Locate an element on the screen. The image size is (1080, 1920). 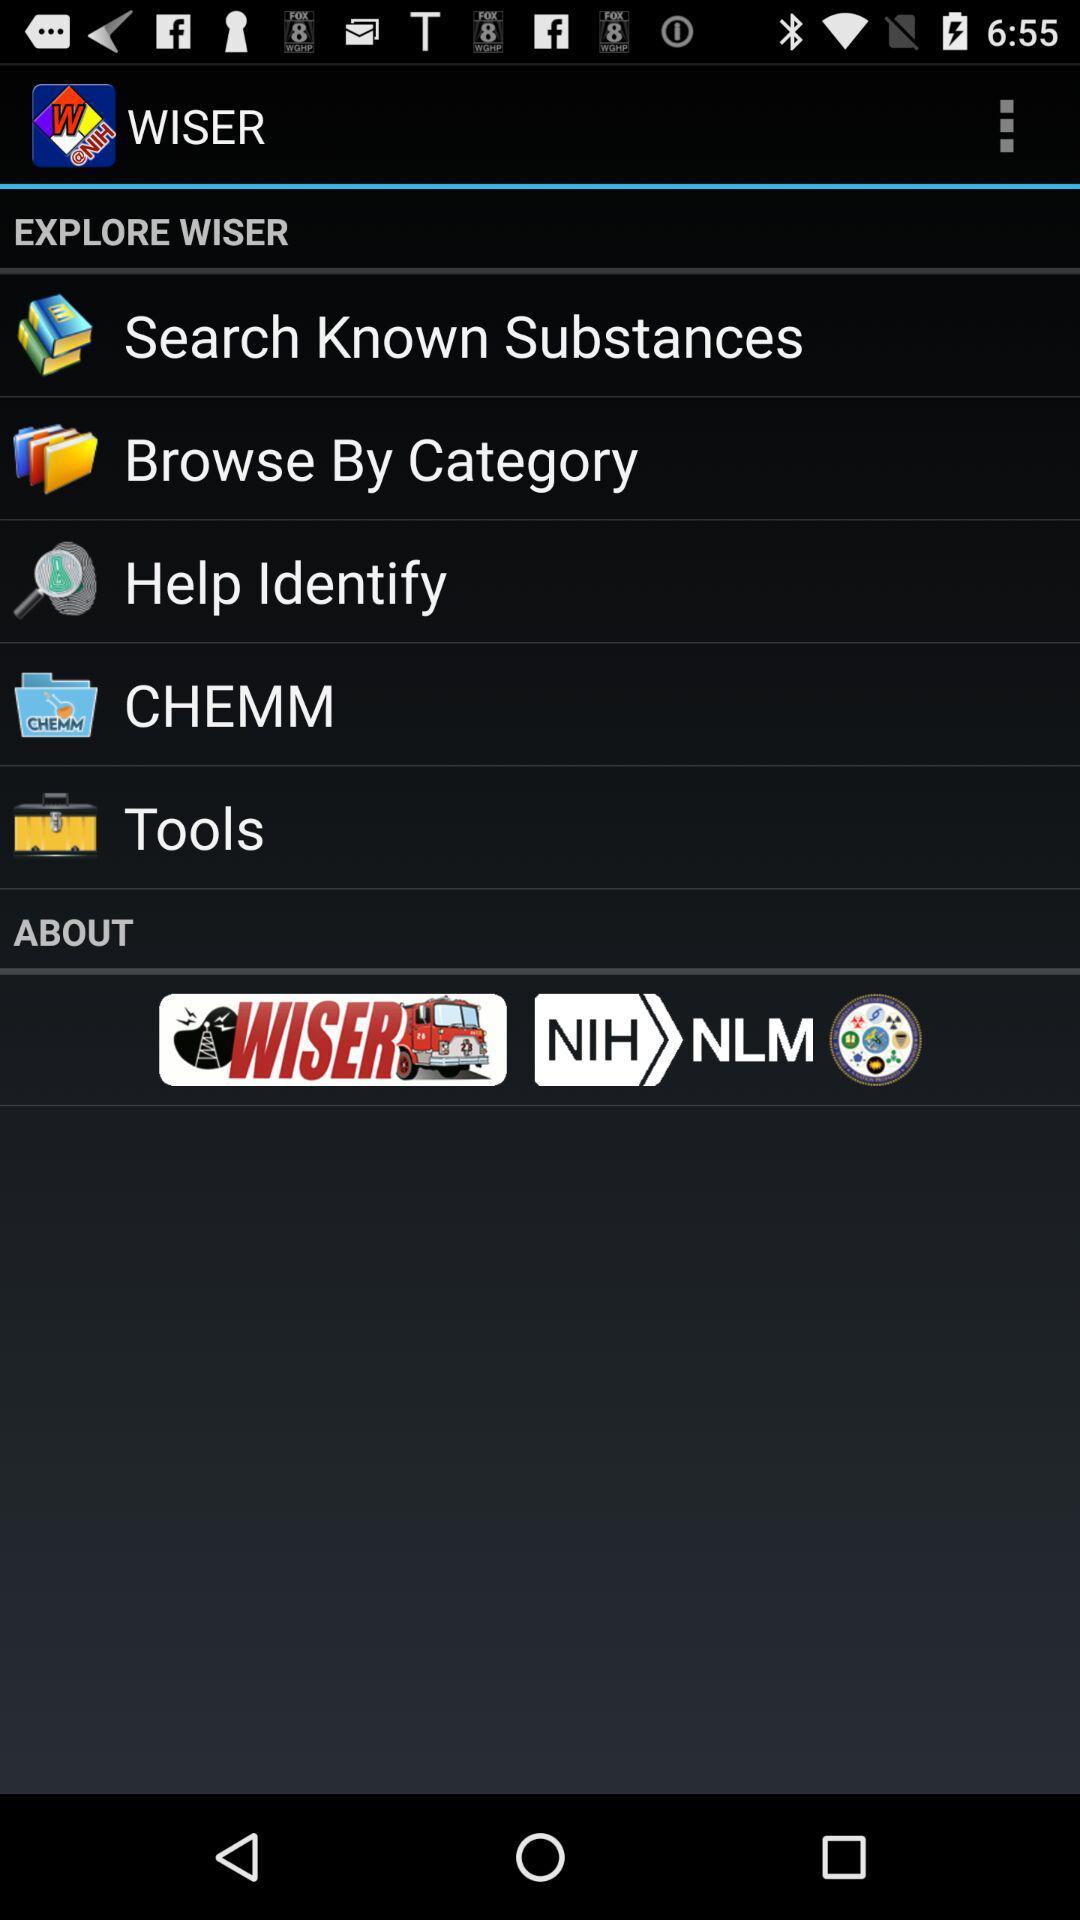
the item below the about item is located at coordinates (331, 1039).